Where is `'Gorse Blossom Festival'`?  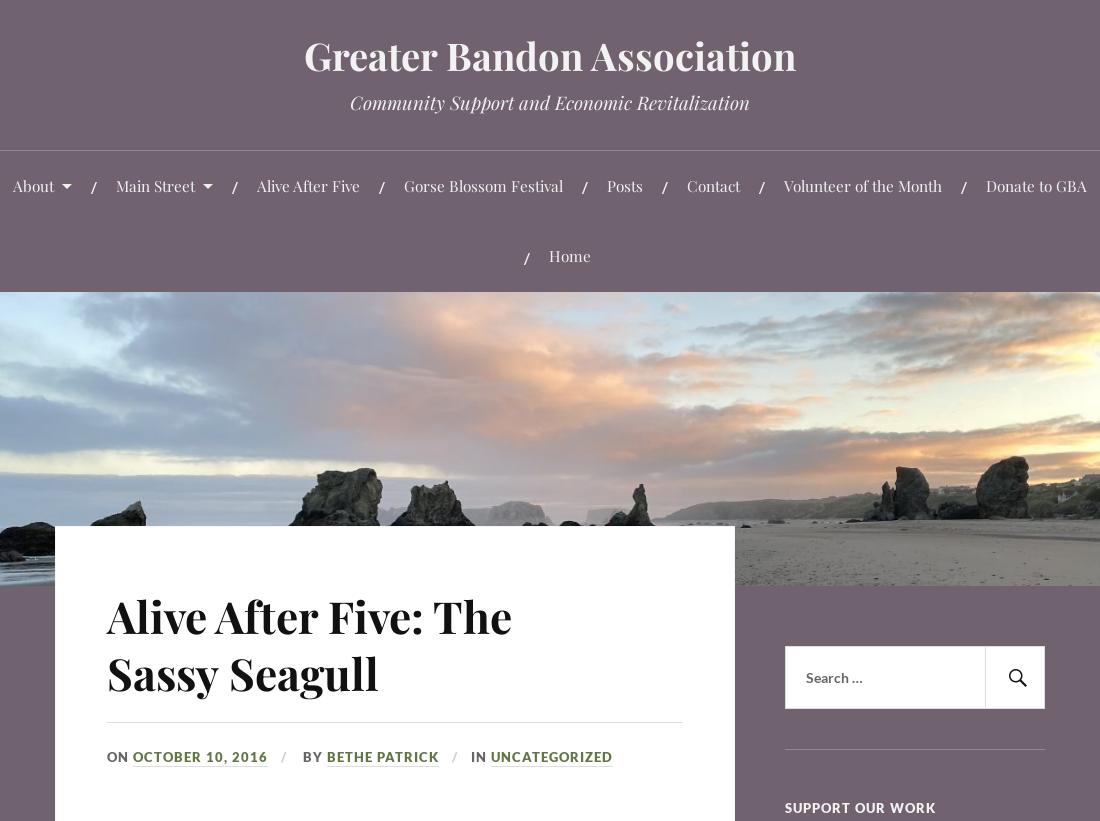
'Gorse Blossom Festival' is located at coordinates (404, 183).